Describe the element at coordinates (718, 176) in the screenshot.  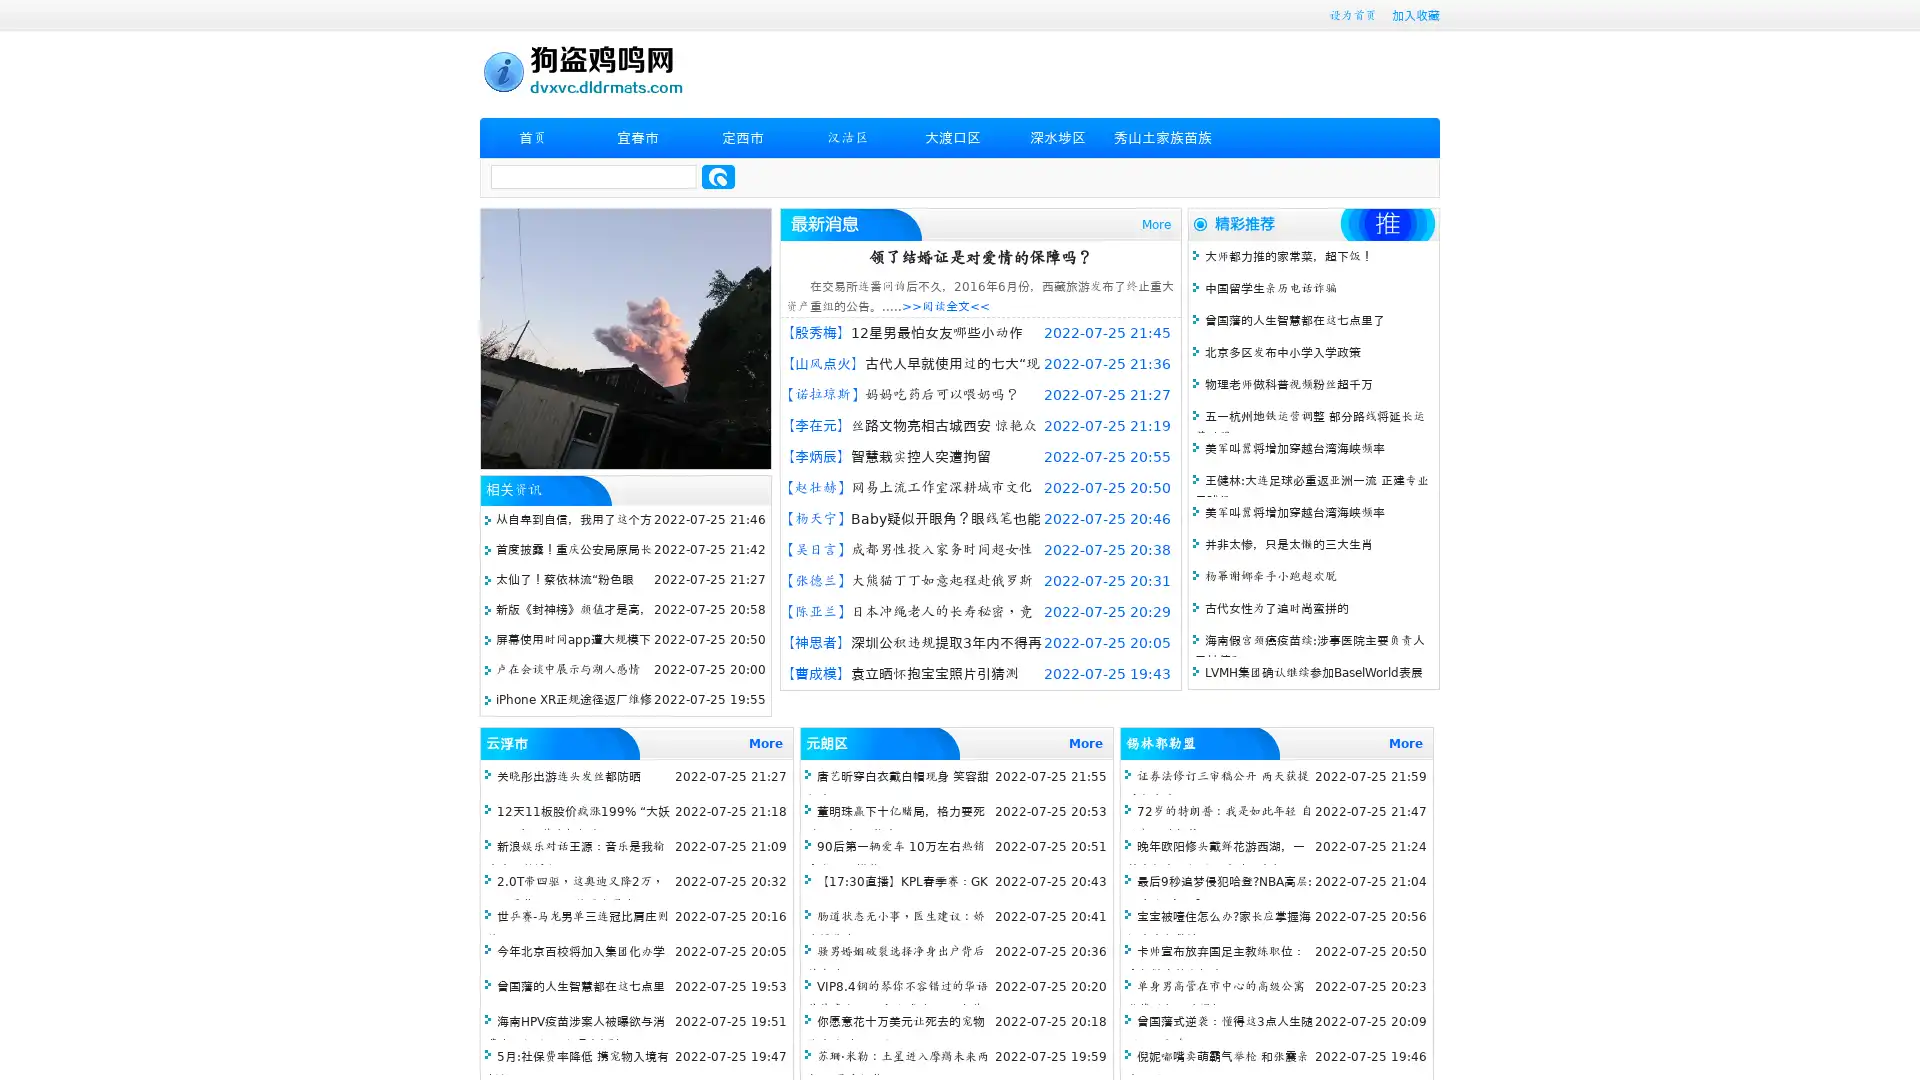
I see `Search` at that location.